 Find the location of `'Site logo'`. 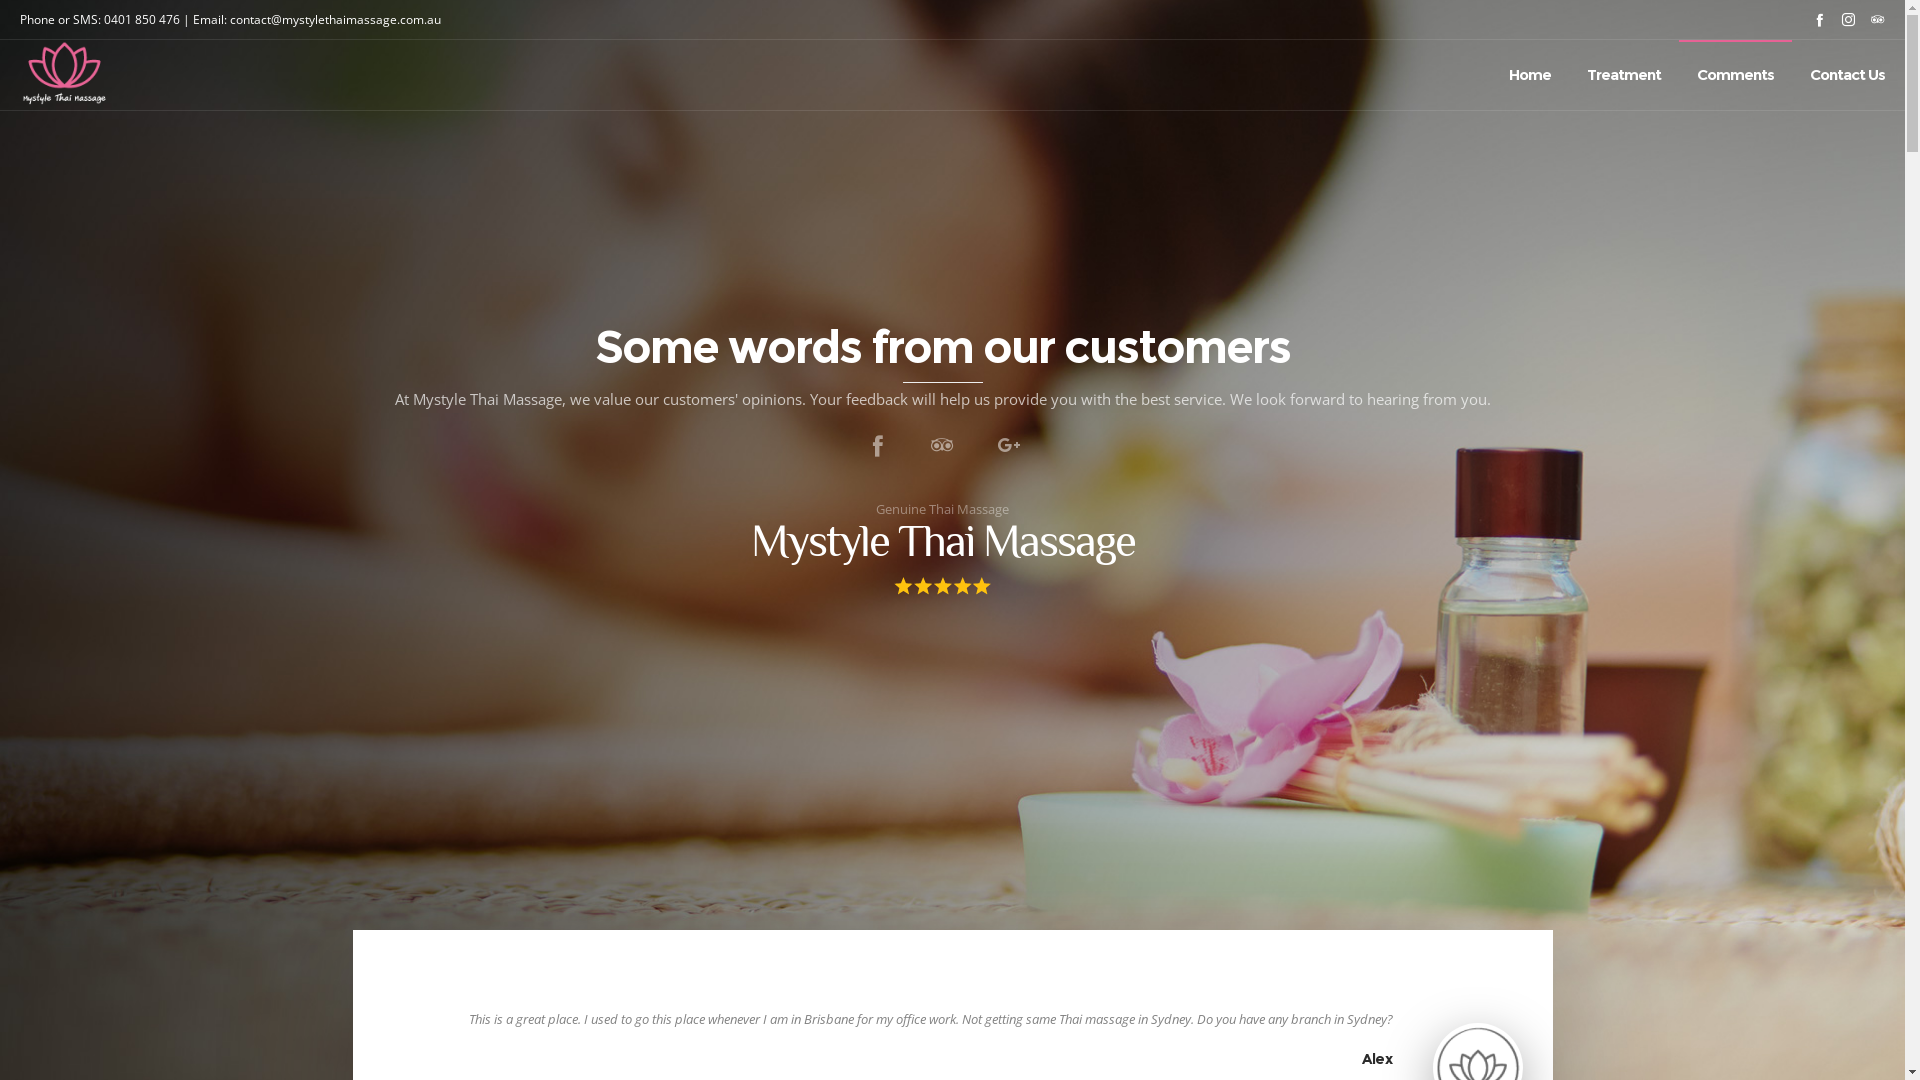

'Site logo' is located at coordinates (19, 73).